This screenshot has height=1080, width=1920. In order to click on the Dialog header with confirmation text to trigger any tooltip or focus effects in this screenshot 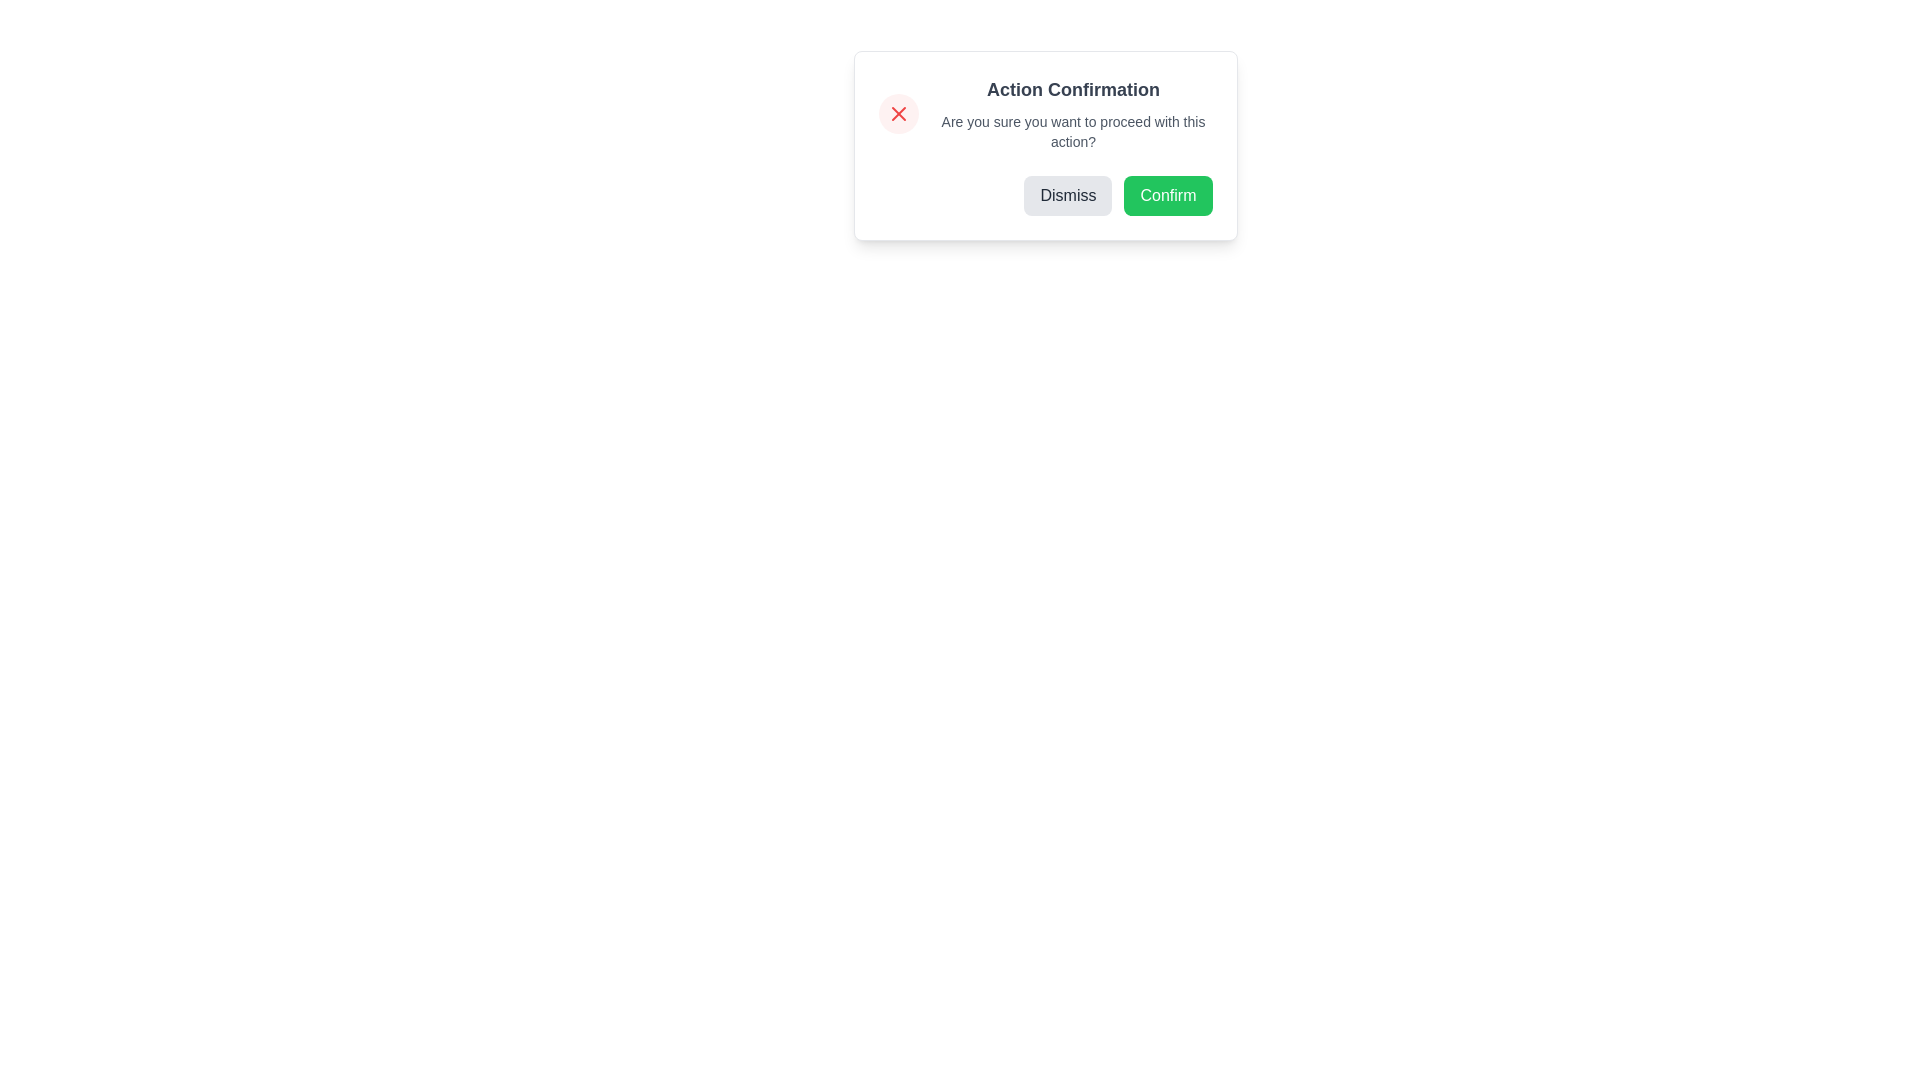, I will do `click(1044, 114)`.